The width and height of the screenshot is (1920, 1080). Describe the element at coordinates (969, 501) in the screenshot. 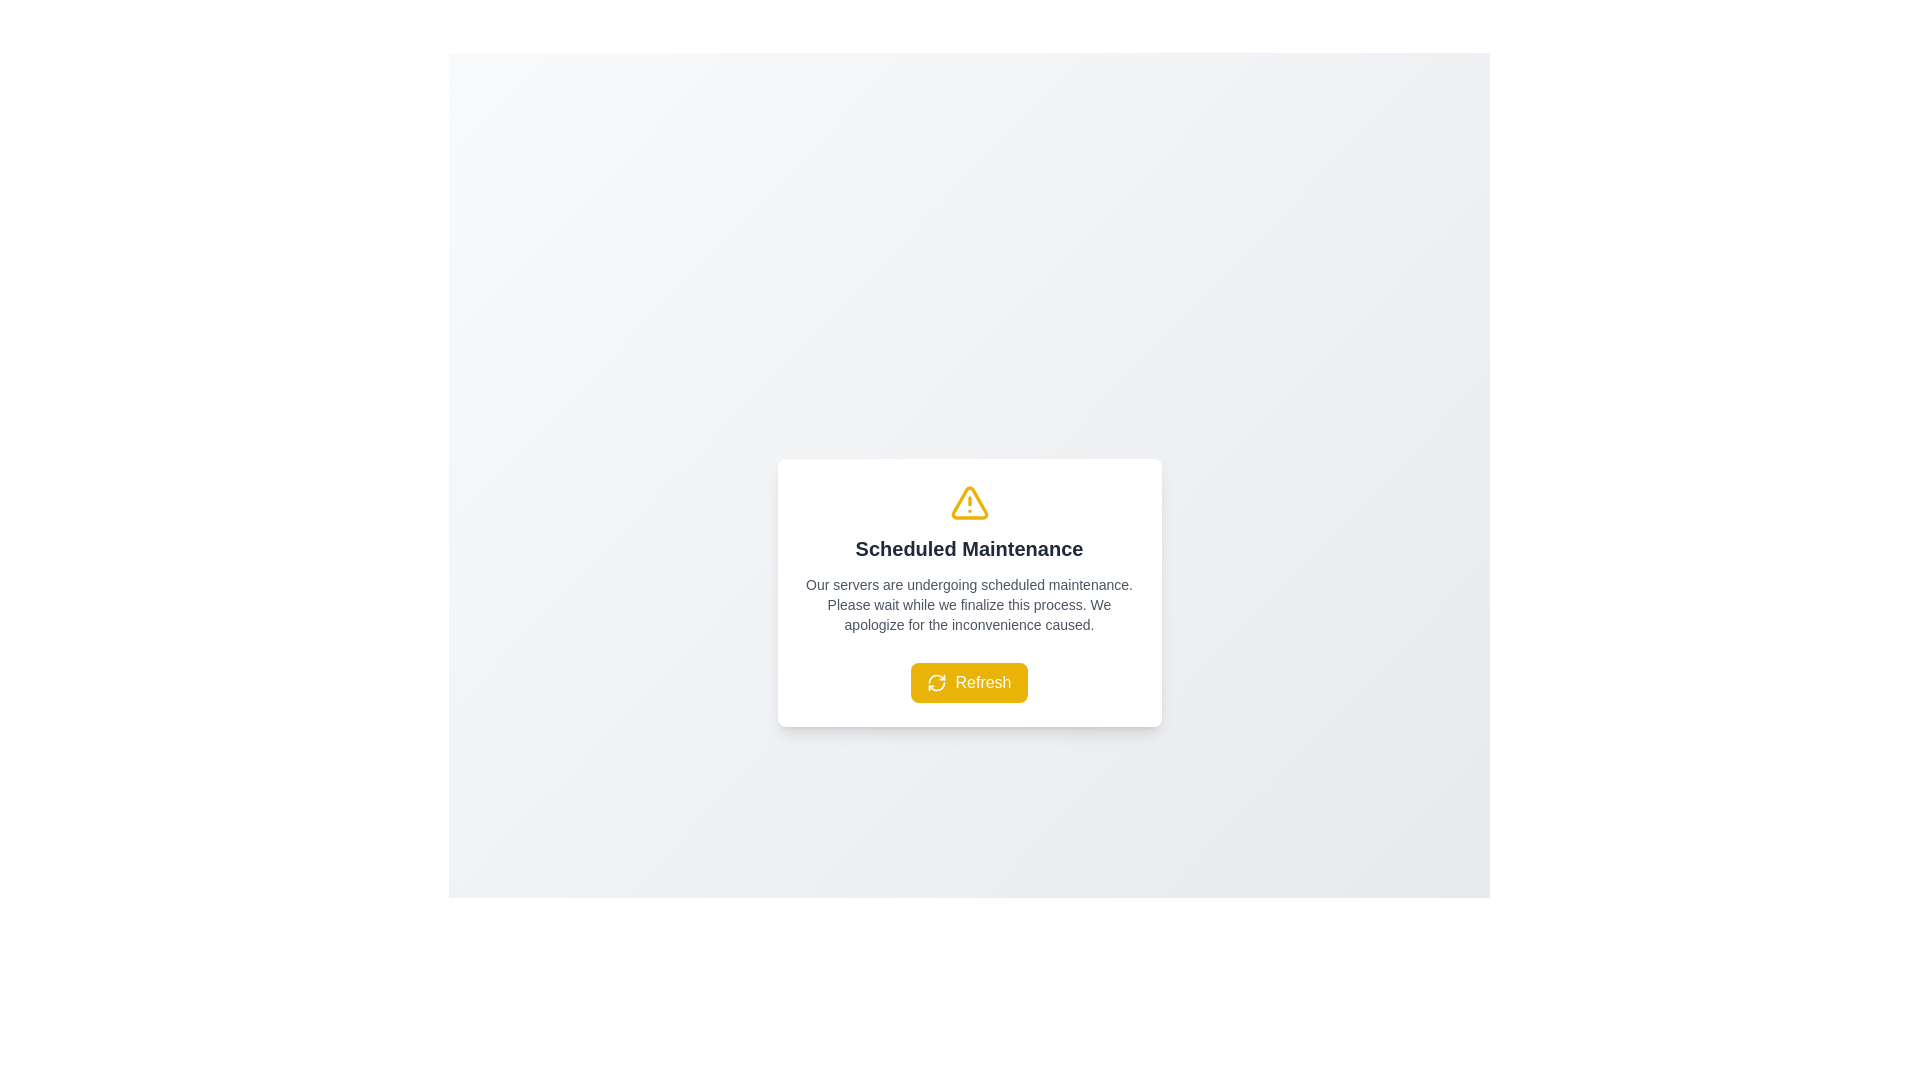

I see `the triangular warning icon with a yellow border and exclamation mark, located at the top center of the modal above the 'Scheduled Maintenance' text` at that location.